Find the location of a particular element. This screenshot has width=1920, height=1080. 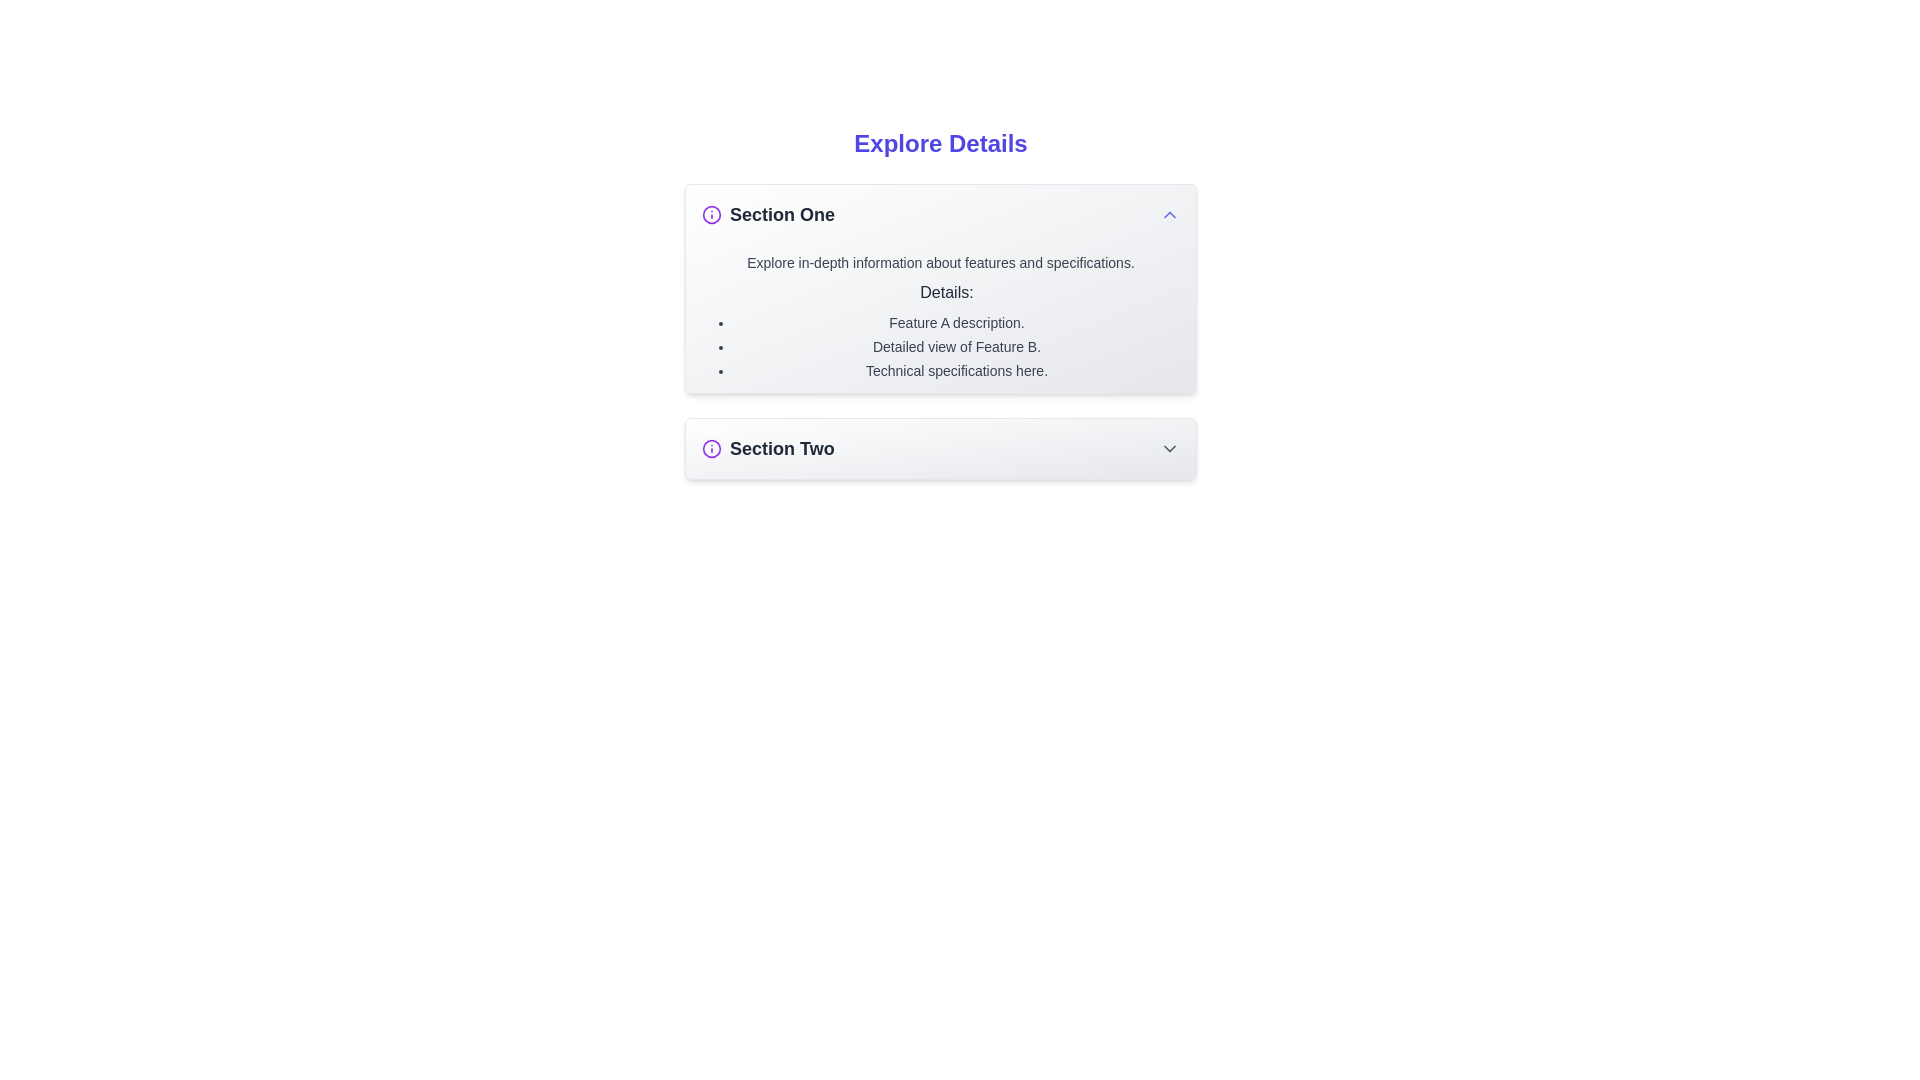

the Text Block that presents detailed information about features and specifications, located in 'Section One' below the section title is located at coordinates (939, 318).